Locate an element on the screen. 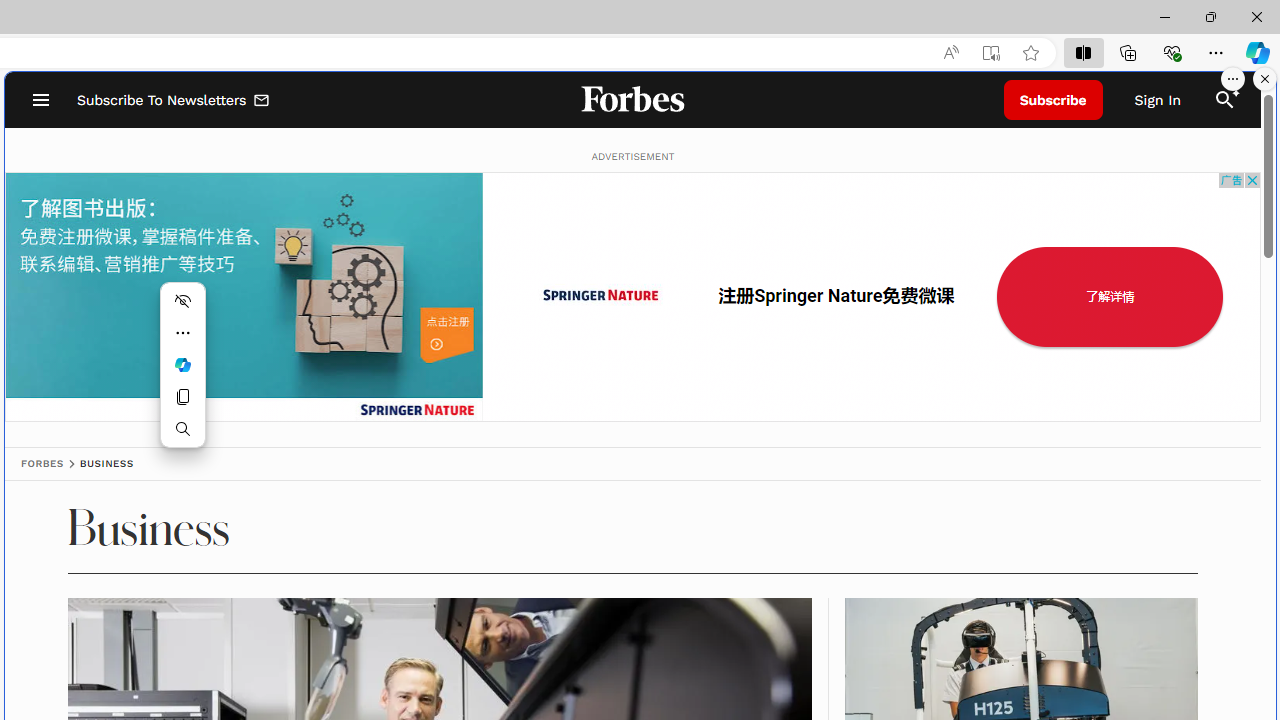  'BUSINESS' is located at coordinates (105, 463).